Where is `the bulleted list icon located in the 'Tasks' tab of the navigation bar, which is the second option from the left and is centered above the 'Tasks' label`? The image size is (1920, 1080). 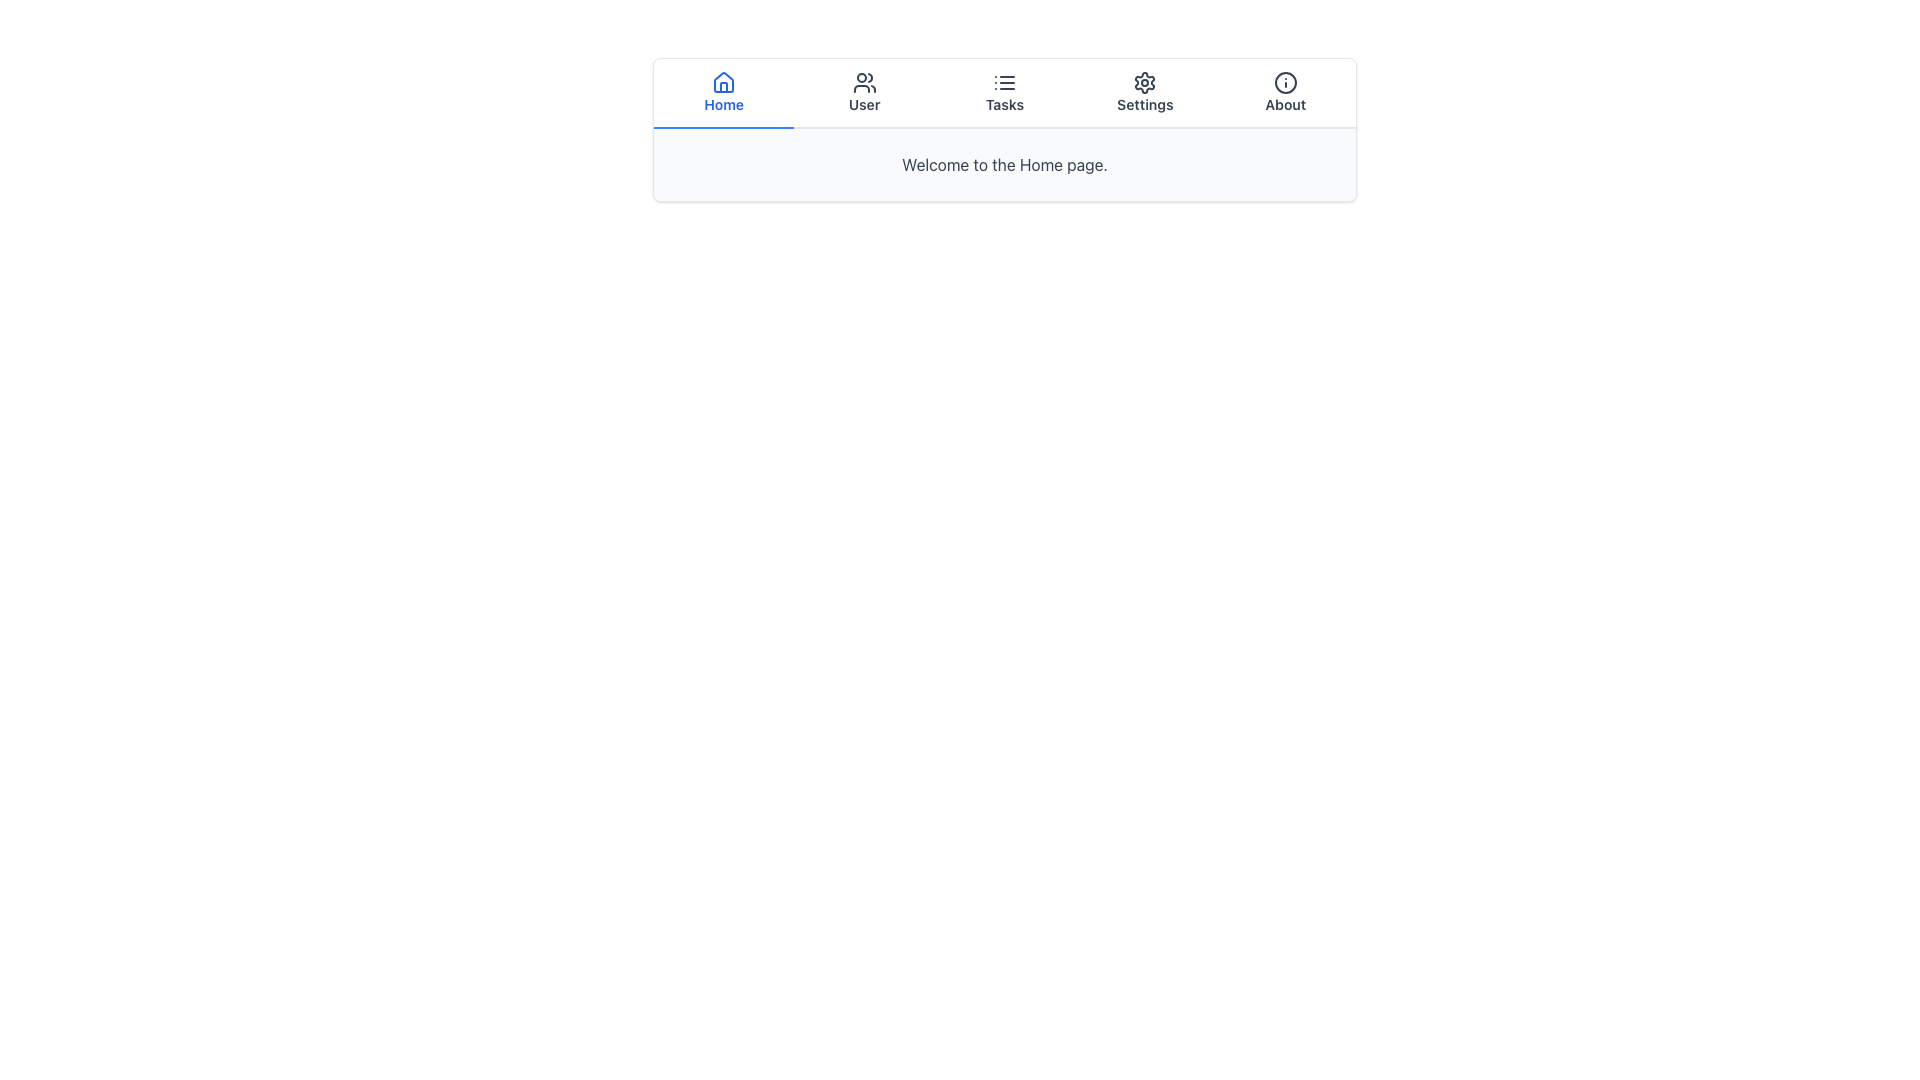 the bulleted list icon located in the 'Tasks' tab of the navigation bar, which is the second option from the left and is centered above the 'Tasks' label is located at coordinates (1004, 82).